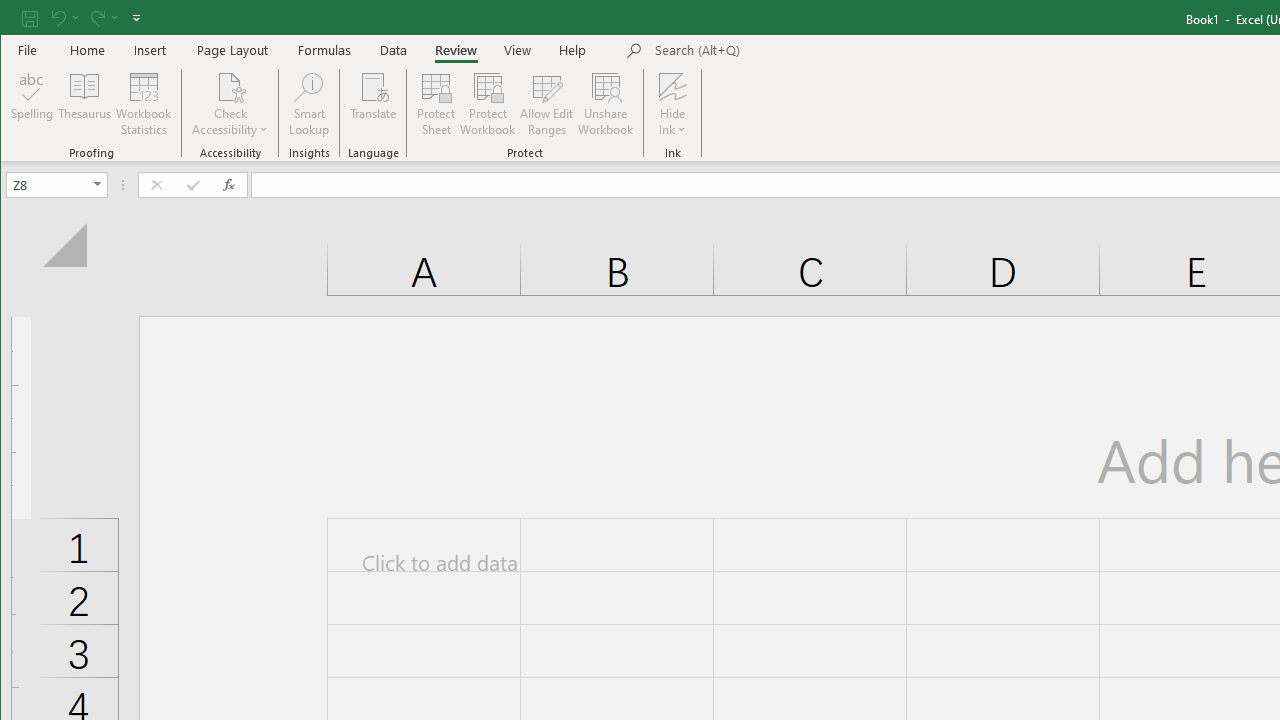 This screenshot has width=1280, height=720. Describe the element at coordinates (488, 104) in the screenshot. I see `'Protect Workbook...'` at that location.